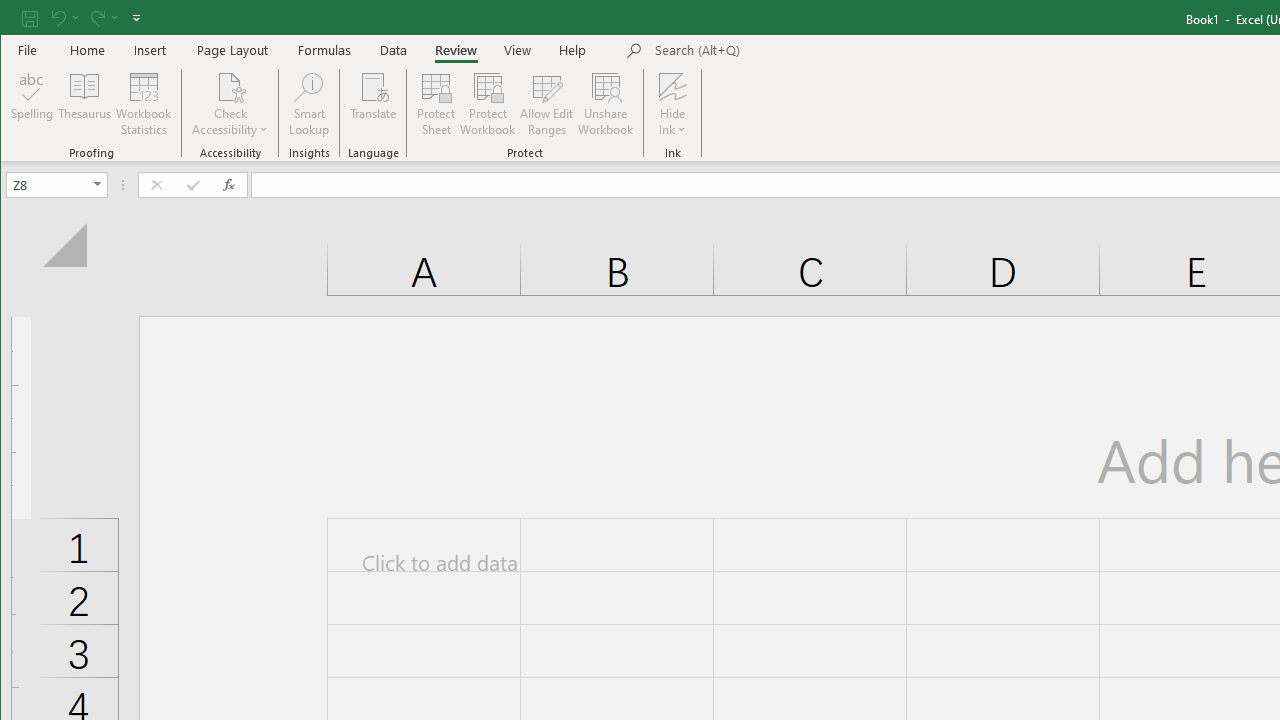 This screenshot has width=1280, height=720. Describe the element at coordinates (488, 104) in the screenshot. I see `'Protect Workbook...'` at that location.